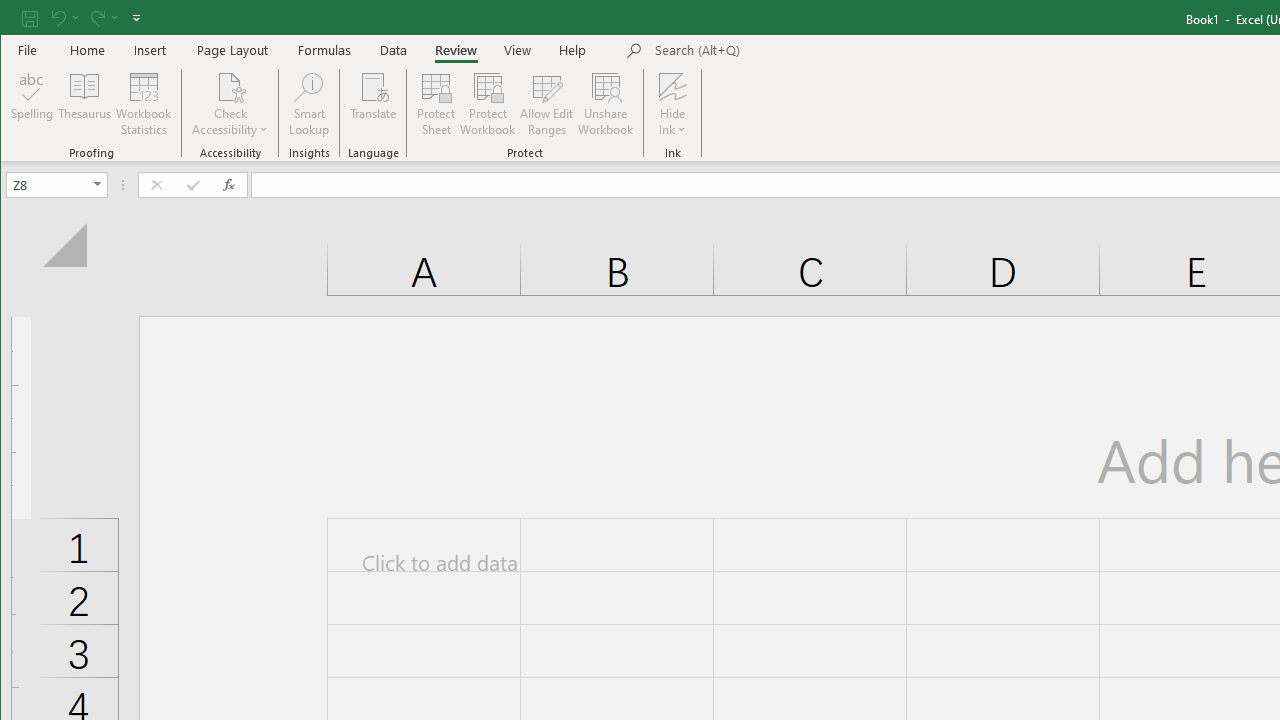 This screenshot has width=1280, height=720. Describe the element at coordinates (488, 104) in the screenshot. I see `'Protect Workbook...'` at that location.